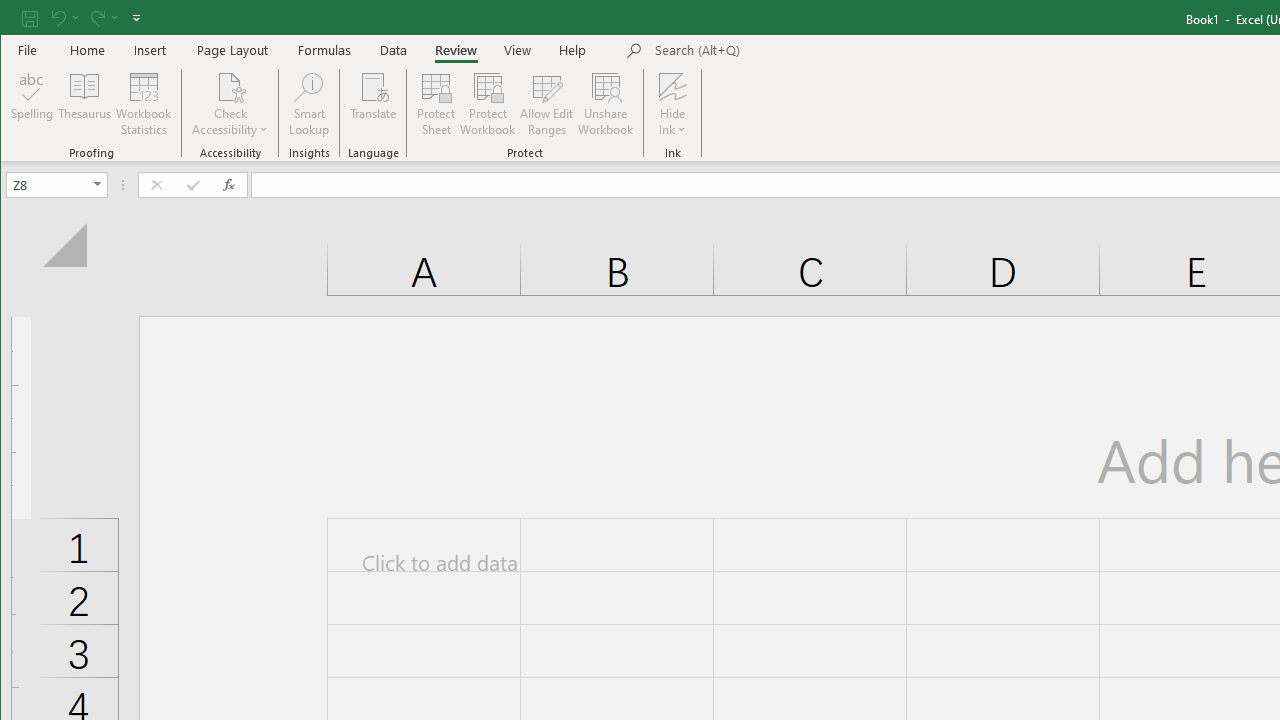 This screenshot has width=1280, height=720. Describe the element at coordinates (488, 104) in the screenshot. I see `'Protect Workbook...'` at that location.